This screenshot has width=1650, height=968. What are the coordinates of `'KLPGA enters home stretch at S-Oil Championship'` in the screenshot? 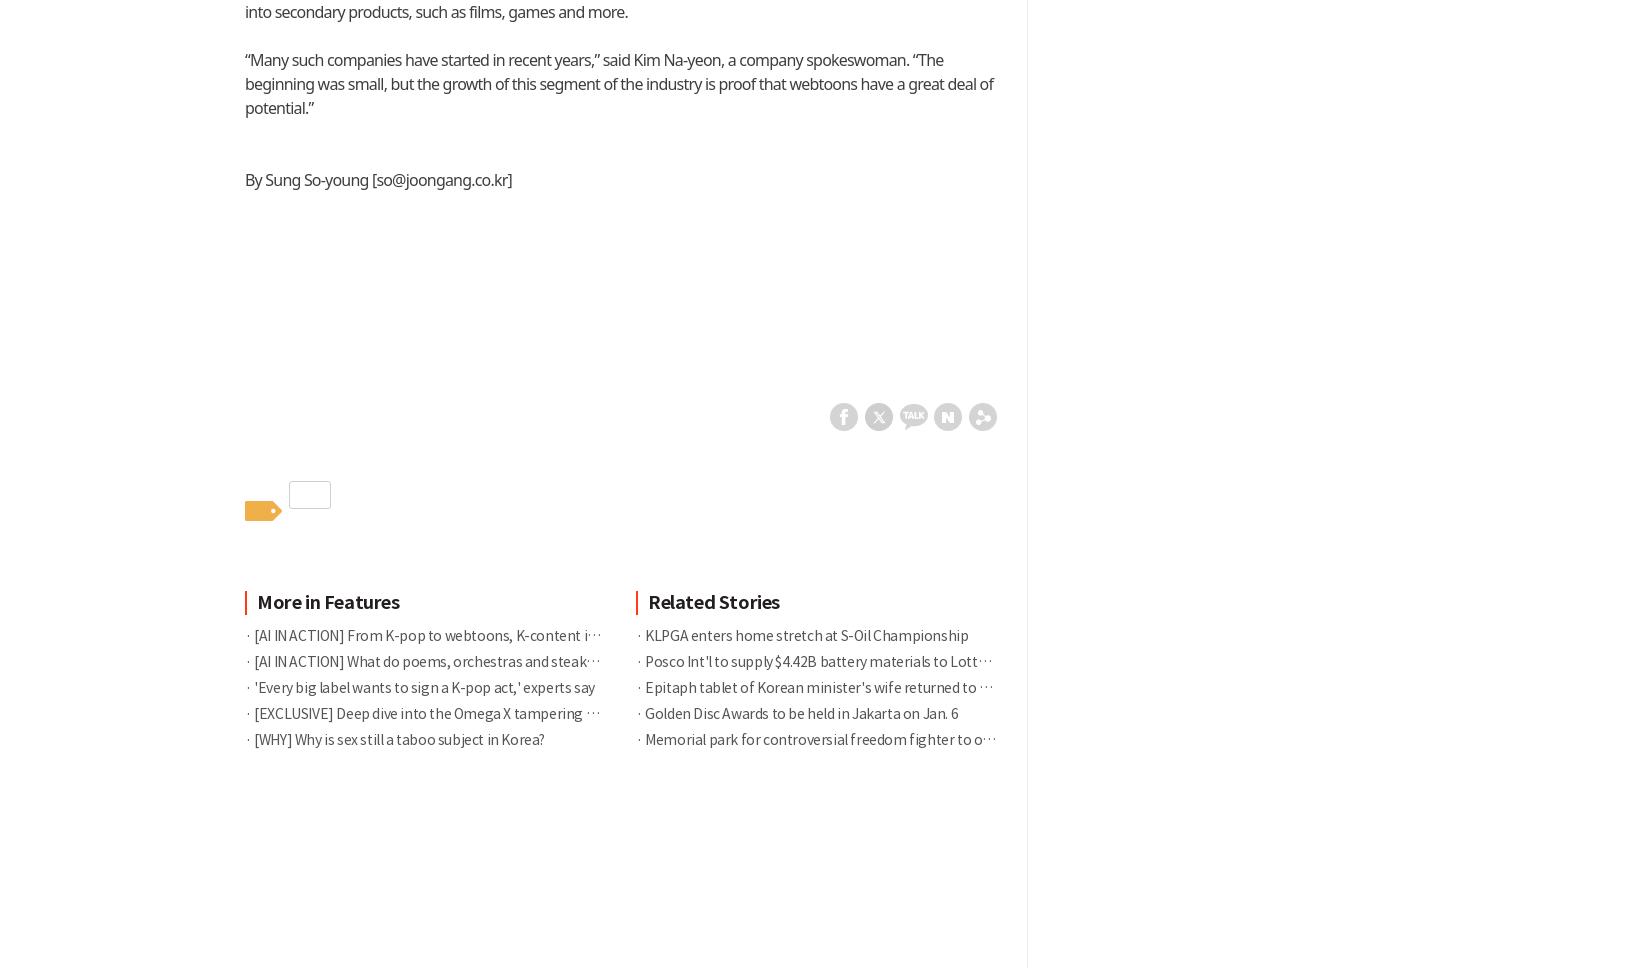 It's located at (641, 634).